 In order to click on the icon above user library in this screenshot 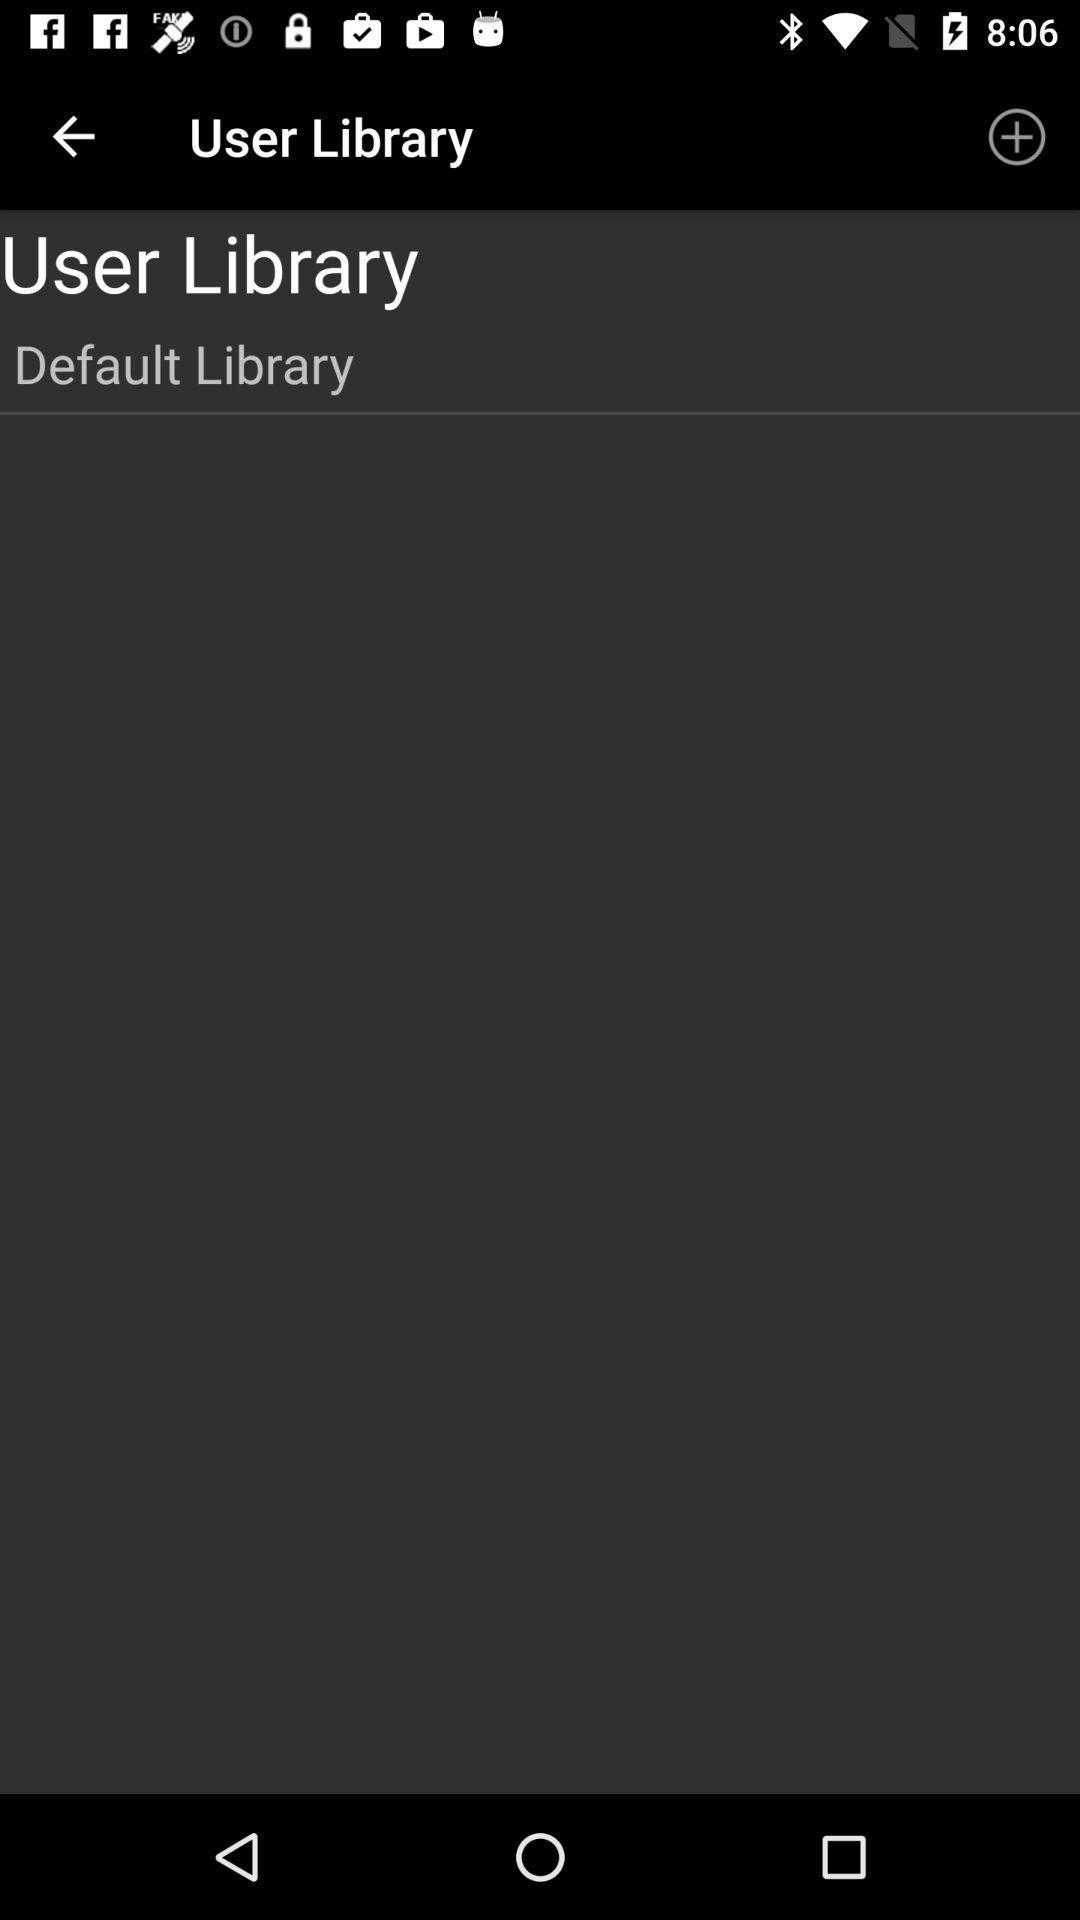, I will do `click(1017, 135)`.